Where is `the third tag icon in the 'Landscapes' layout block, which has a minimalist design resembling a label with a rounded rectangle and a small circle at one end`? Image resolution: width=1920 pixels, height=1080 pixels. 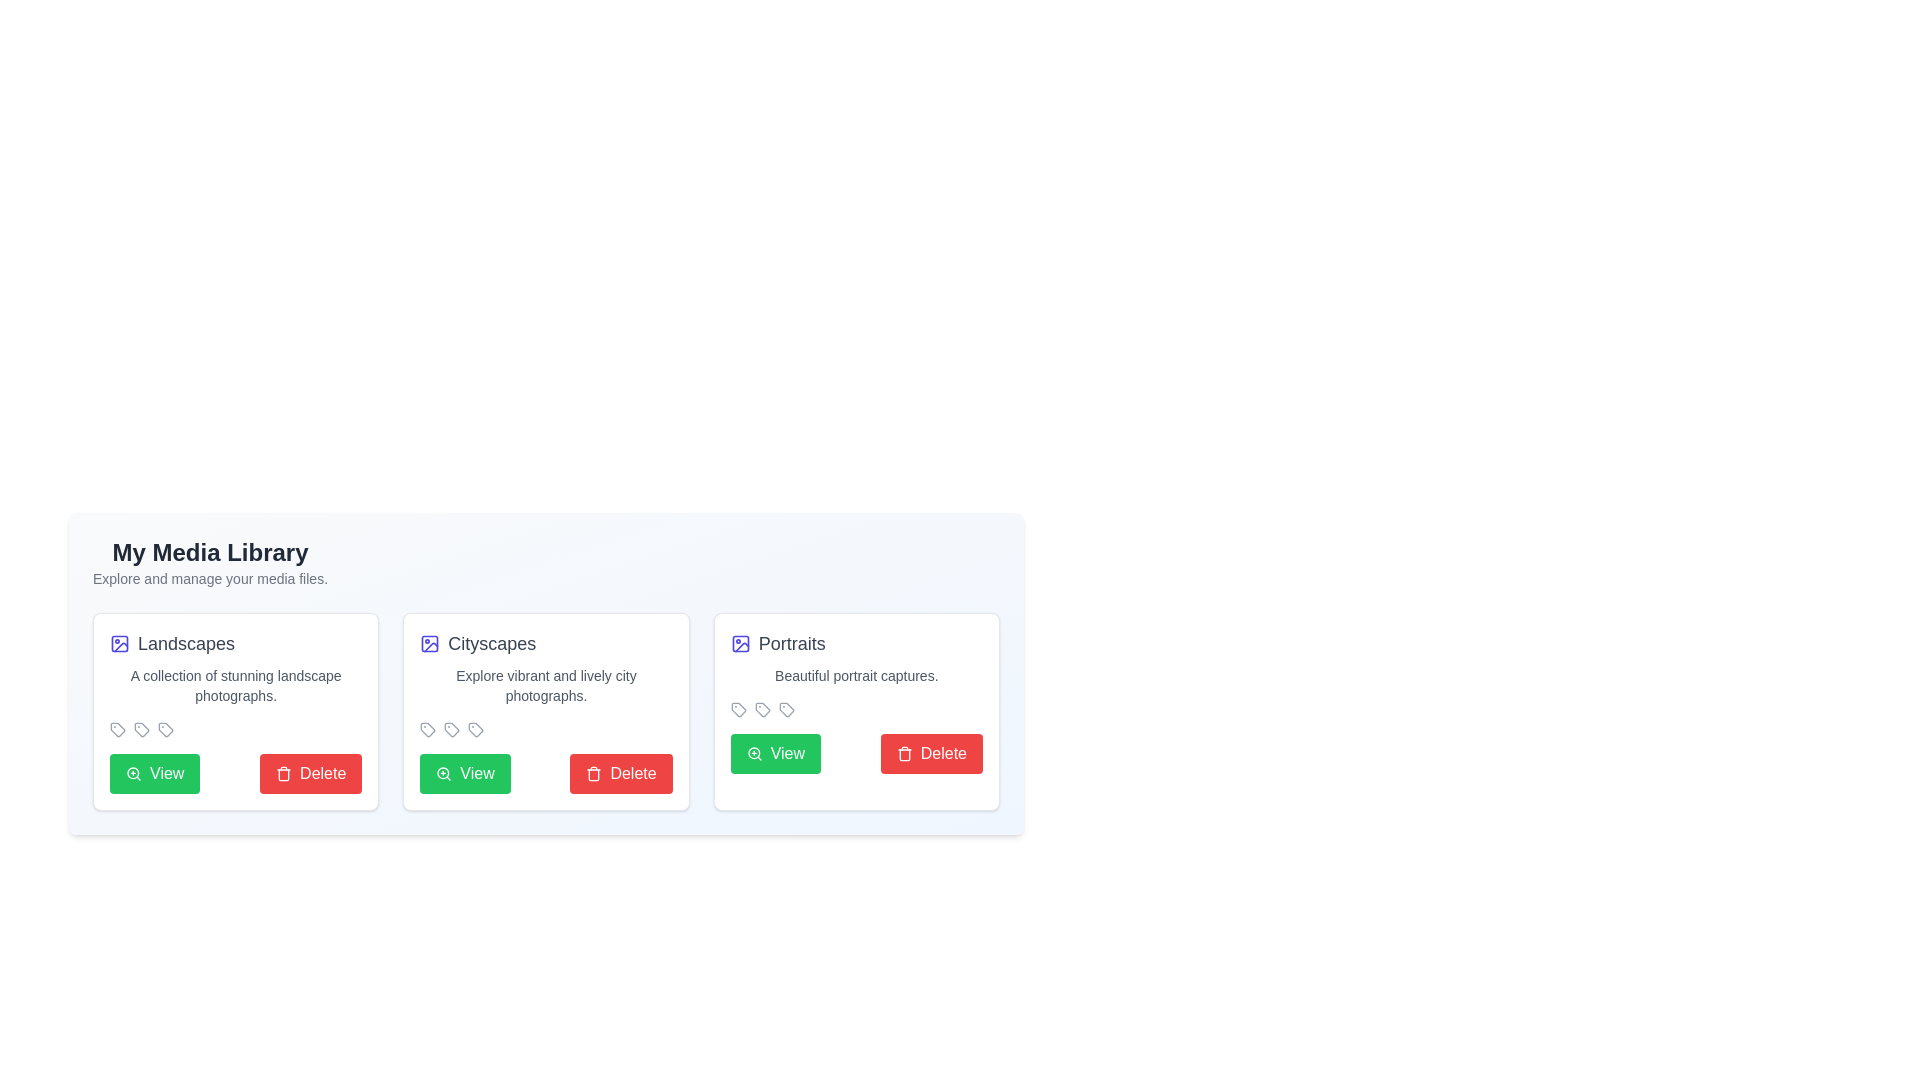
the third tag icon in the 'Landscapes' layout block, which has a minimalist design resembling a label with a rounded rectangle and a small circle at one end is located at coordinates (166, 729).